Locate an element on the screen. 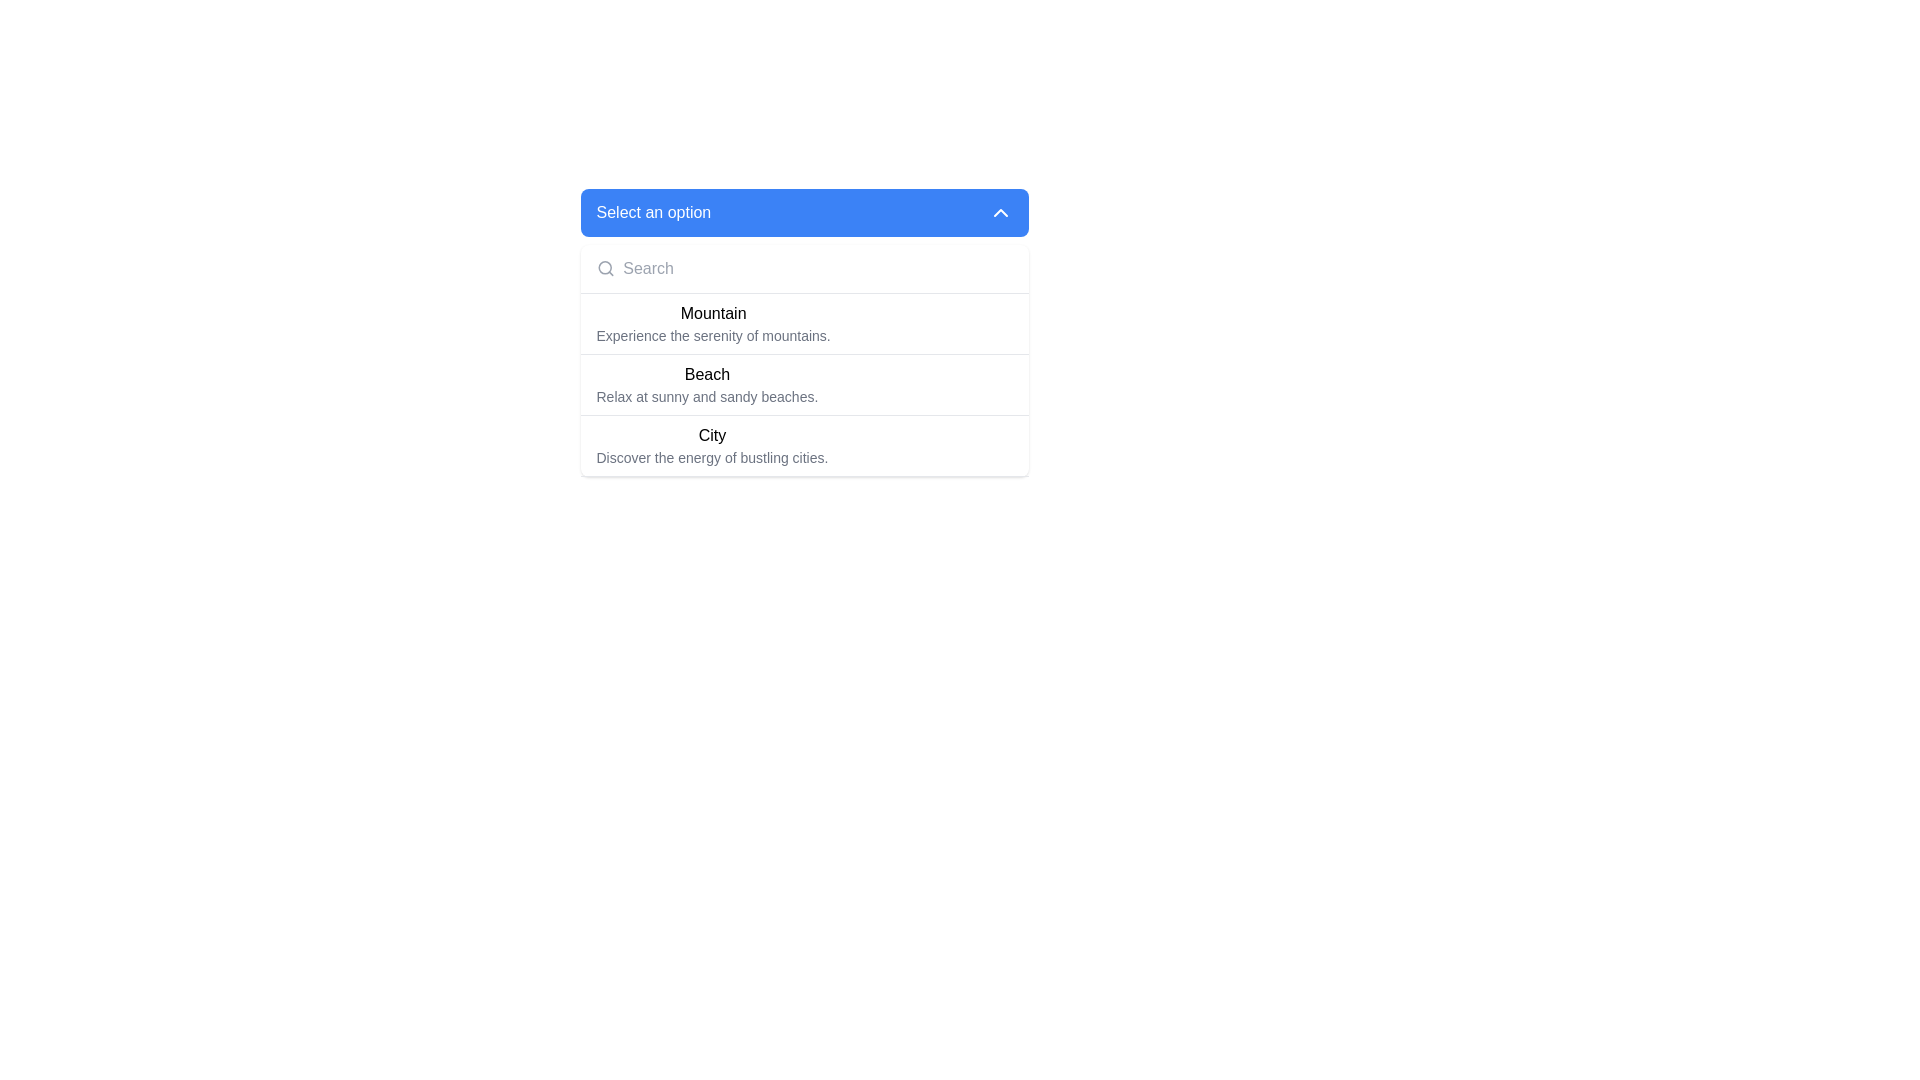 This screenshot has height=1080, width=1920. the 'Beach' option in the selectable list item located within the dropdown list, which is the second item beneath 'Mountain' and above 'City' is located at coordinates (804, 385).